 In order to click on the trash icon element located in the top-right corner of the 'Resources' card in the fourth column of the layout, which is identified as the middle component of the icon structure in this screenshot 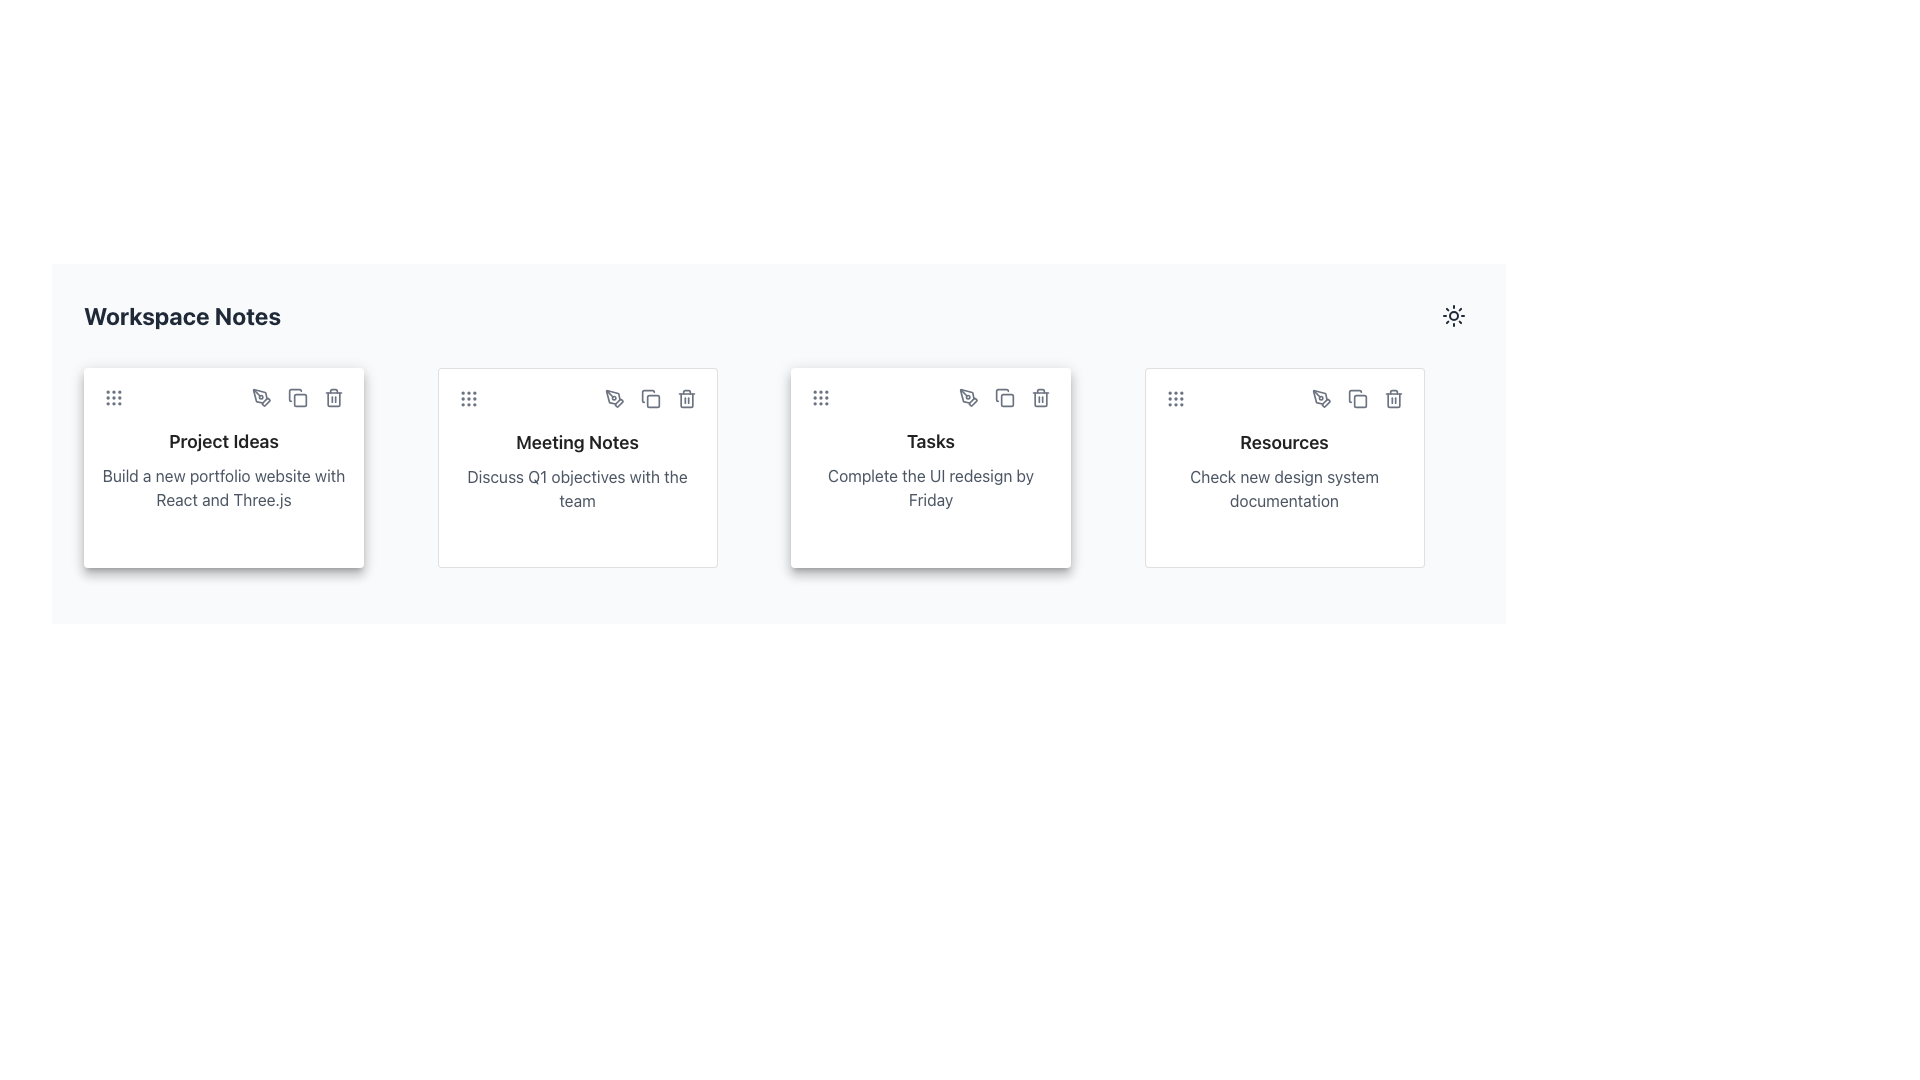, I will do `click(1392, 400)`.